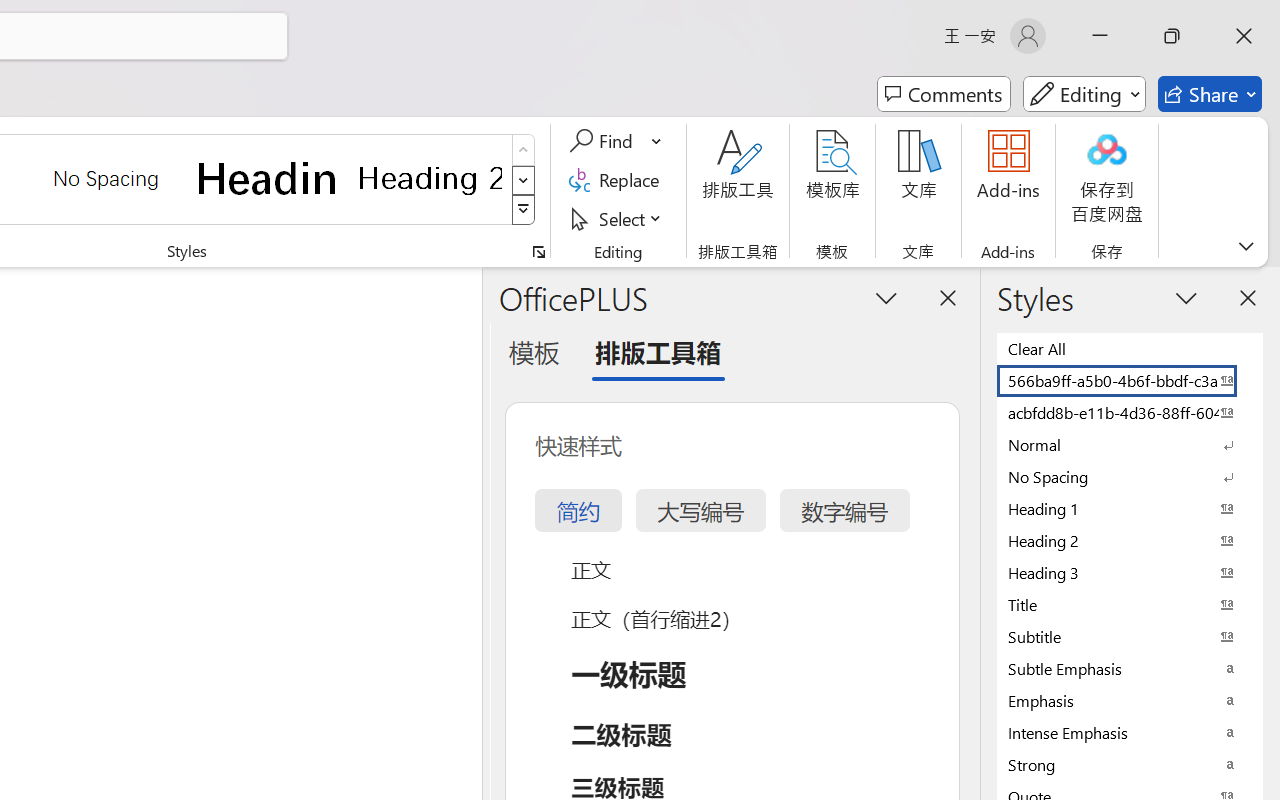 The height and width of the screenshot is (800, 1280). What do you see at coordinates (429, 177) in the screenshot?
I see `'Heading 2'` at bounding box center [429, 177].